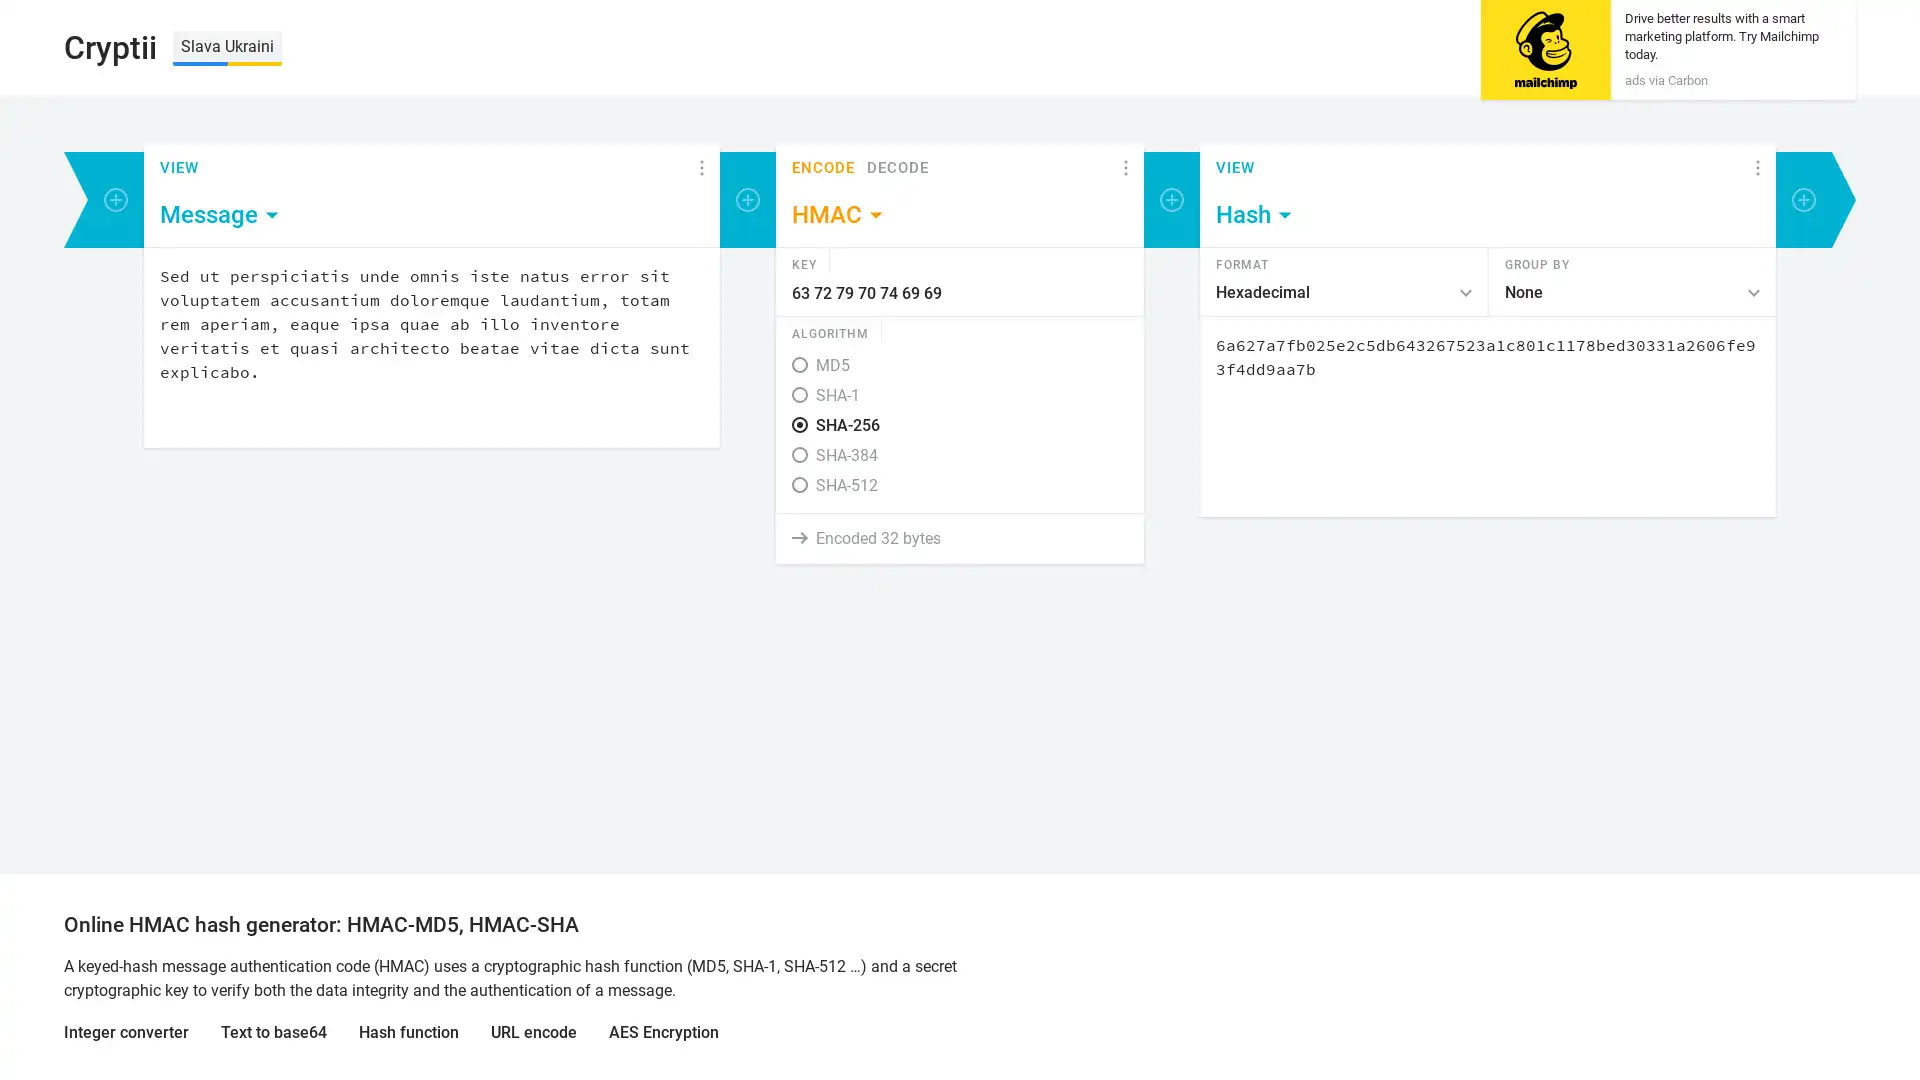  What do you see at coordinates (220, 215) in the screenshot?
I see `Message` at bounding box center [220, 215].